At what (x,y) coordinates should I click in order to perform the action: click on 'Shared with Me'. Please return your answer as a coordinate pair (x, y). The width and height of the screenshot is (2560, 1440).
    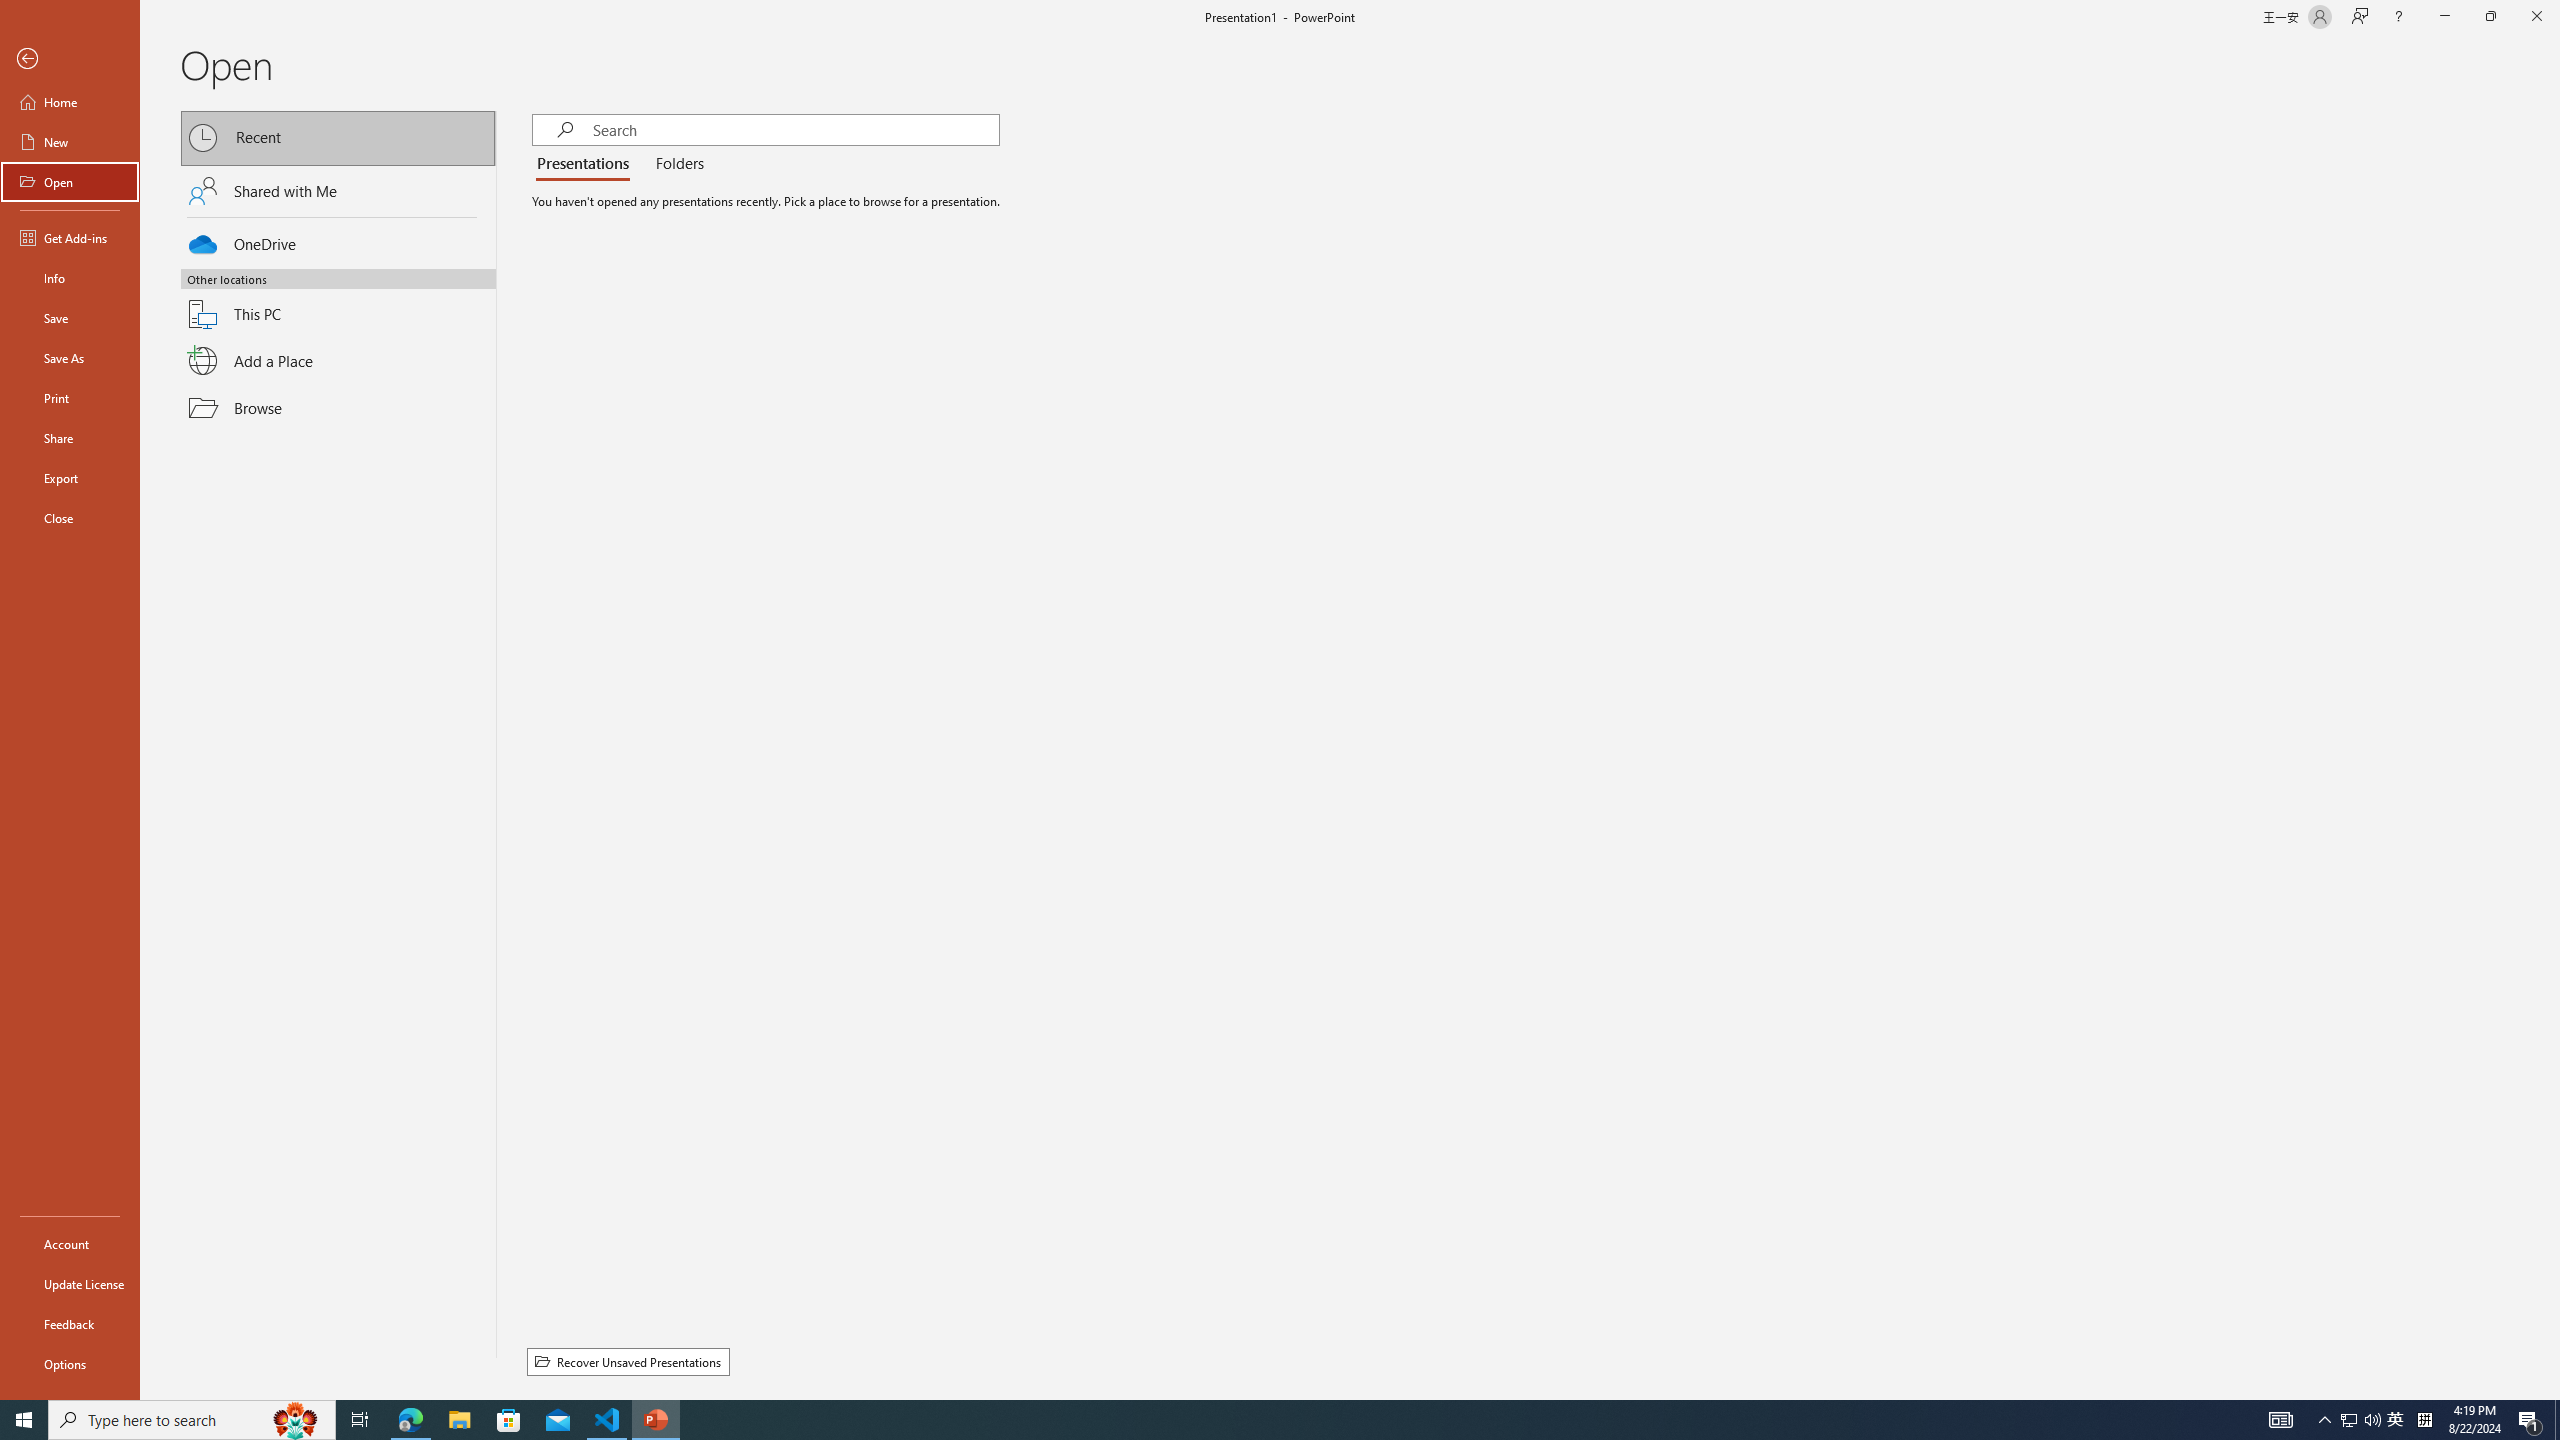
    Looking at the image, I should click on (338, 189).